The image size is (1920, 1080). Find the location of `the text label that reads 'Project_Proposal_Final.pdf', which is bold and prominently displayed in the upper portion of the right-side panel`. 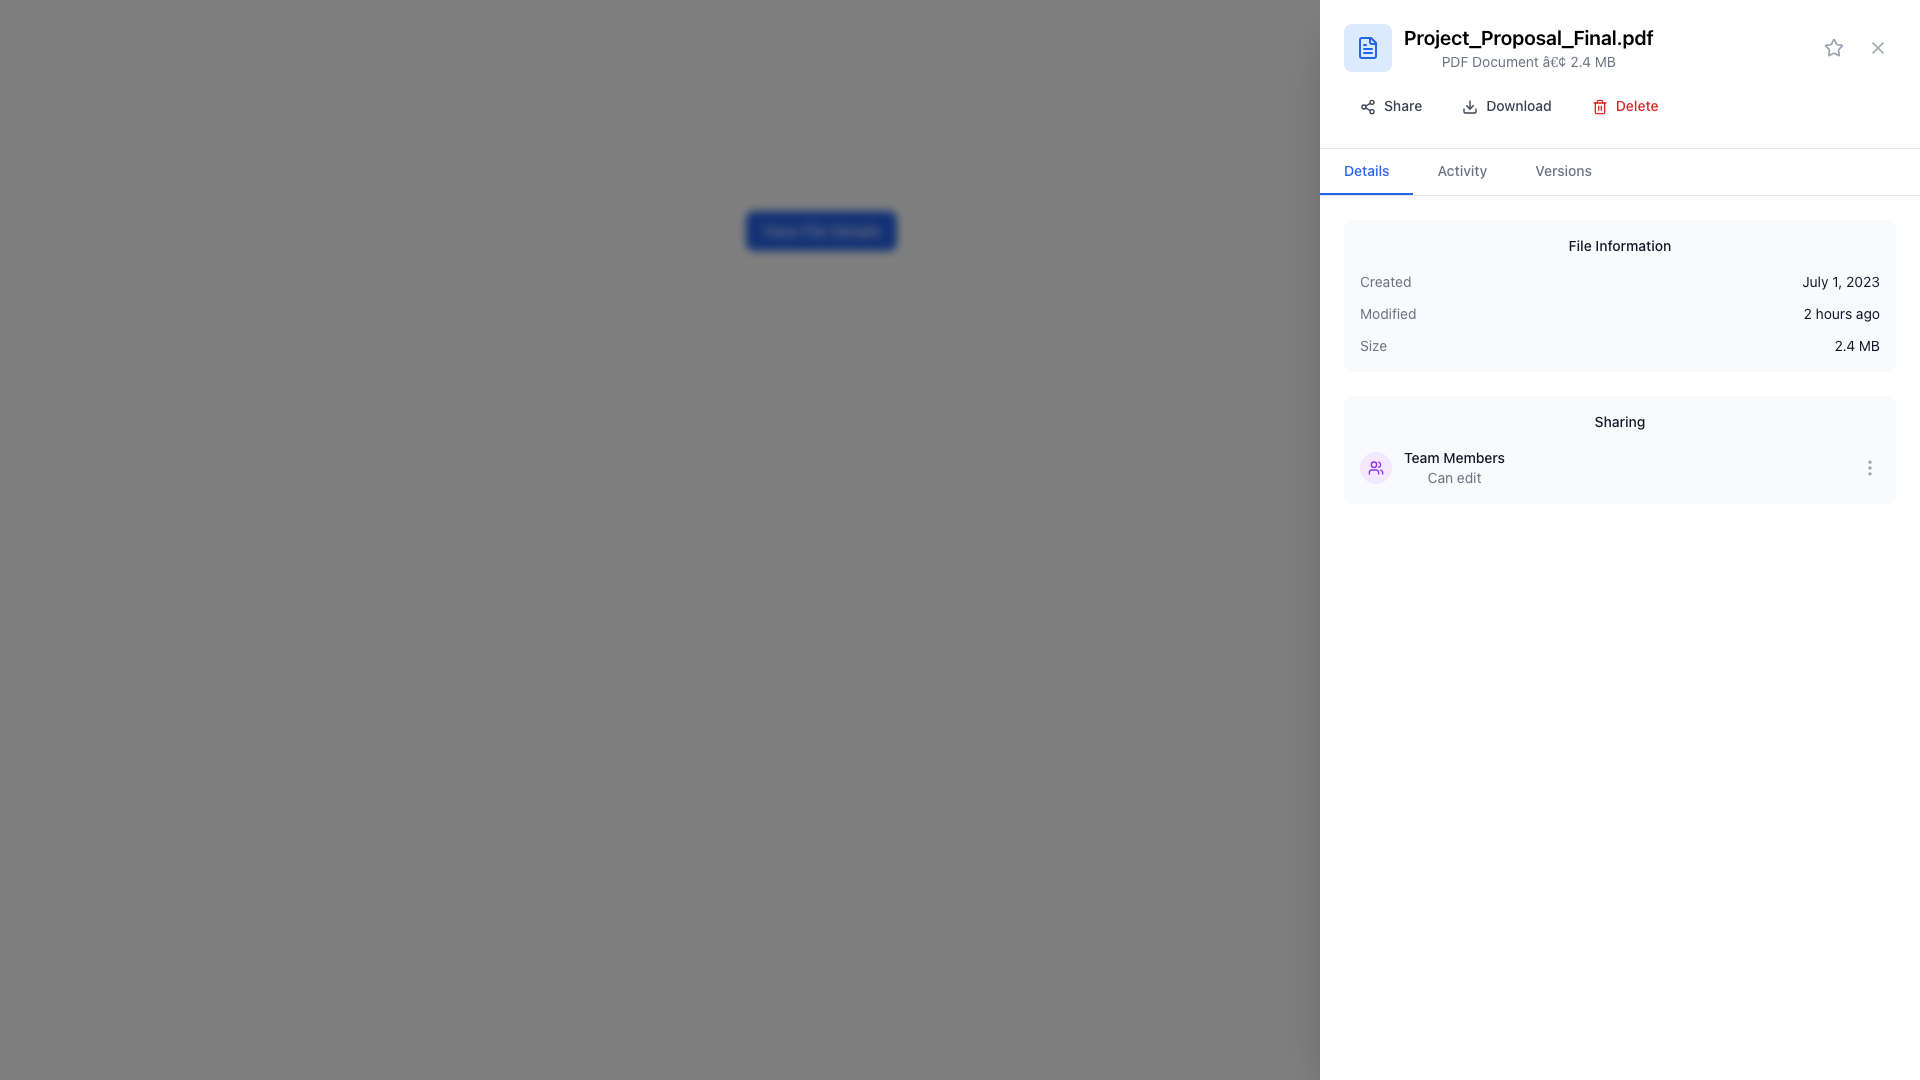

the text label that reads 'Project_Proposal_Final.pdf', which is bold and prominently displayed in the upper portion of the right-side panel is located at coordinates (1527, 38).